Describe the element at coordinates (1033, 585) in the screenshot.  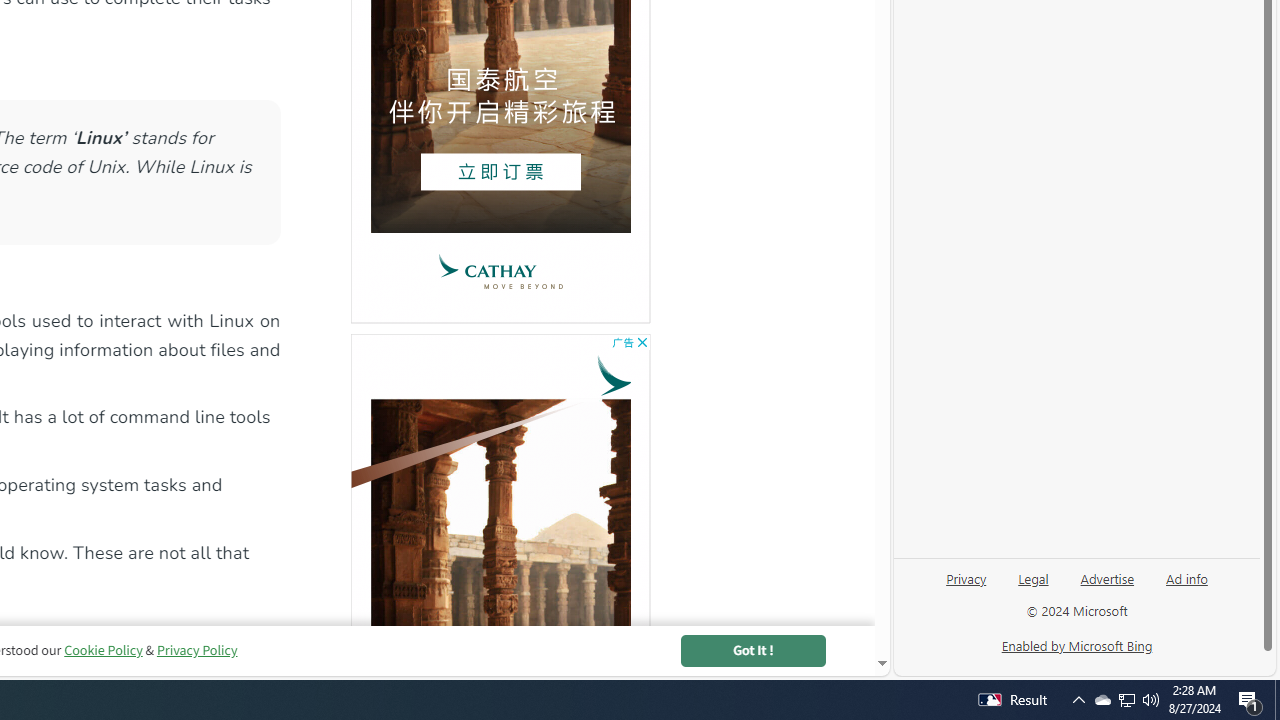
I see `'Legal'` at that location.